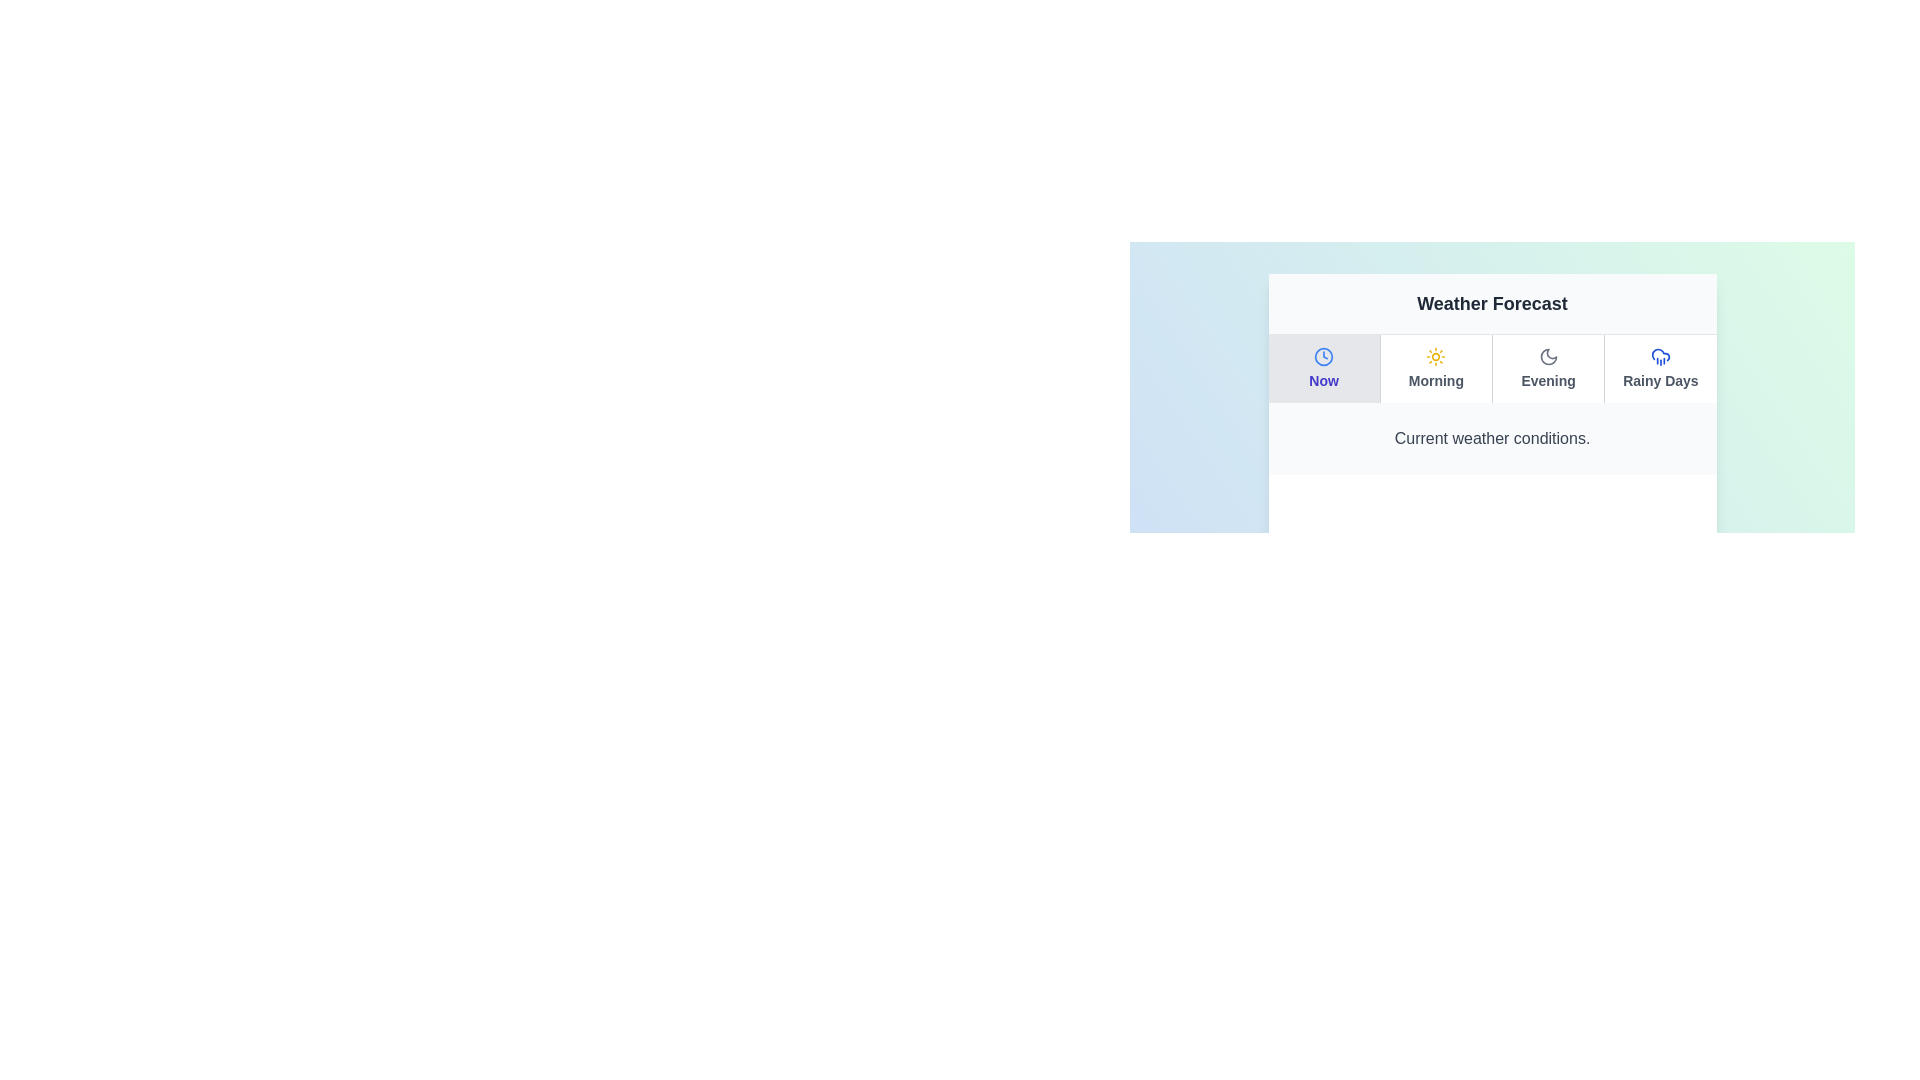 The height and width of the screenshot is (1080, 1920). What do you see at coordinates (1660, 369) in the screenshot?
I see `the 'Rainy Days' icon with text, which features a blue cloud-and-rain icon and the text styled in a clean sans-serif font, located in the fourth position of the weather conditions navigation bar` at bounding box center [1660, 369].